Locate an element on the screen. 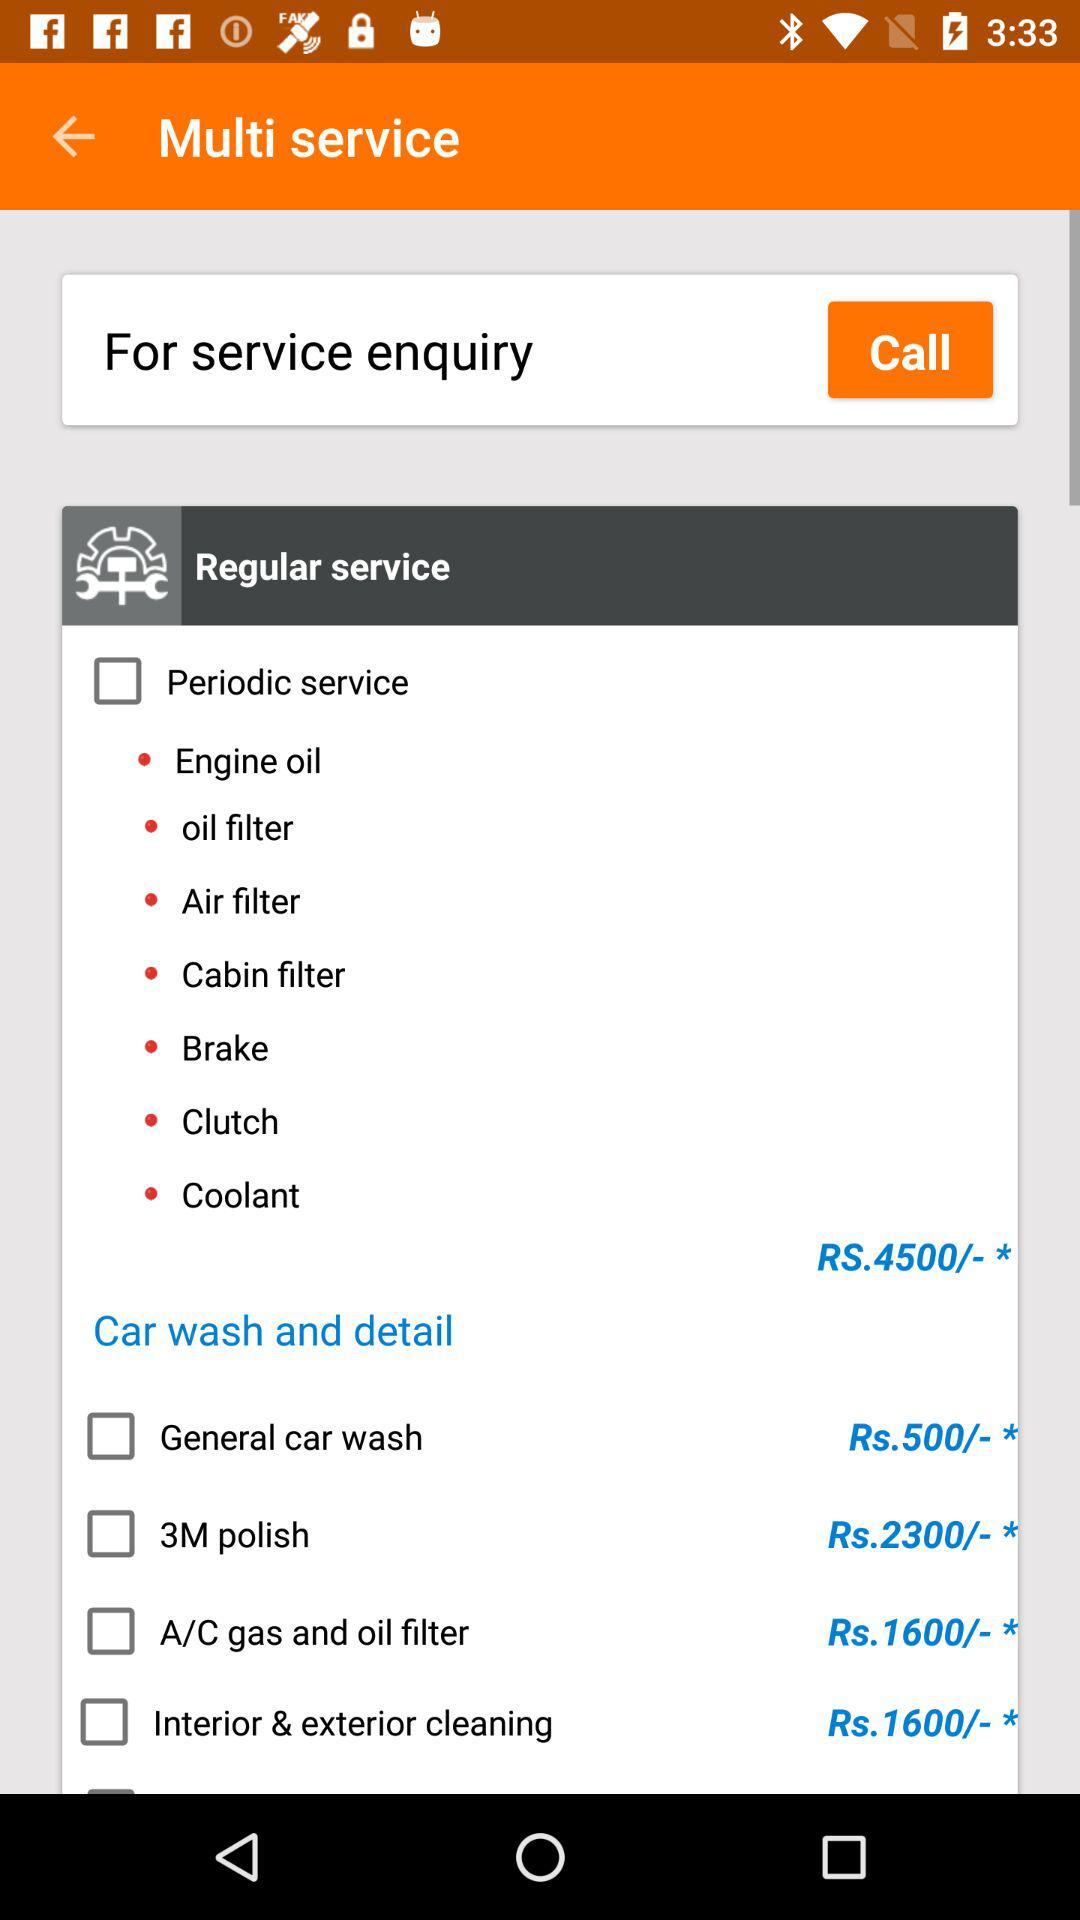 Image resolution: width=1080 pixels, height=1920 pixels. interior & exterior cleaning item is located at coordinates (540, 1721).